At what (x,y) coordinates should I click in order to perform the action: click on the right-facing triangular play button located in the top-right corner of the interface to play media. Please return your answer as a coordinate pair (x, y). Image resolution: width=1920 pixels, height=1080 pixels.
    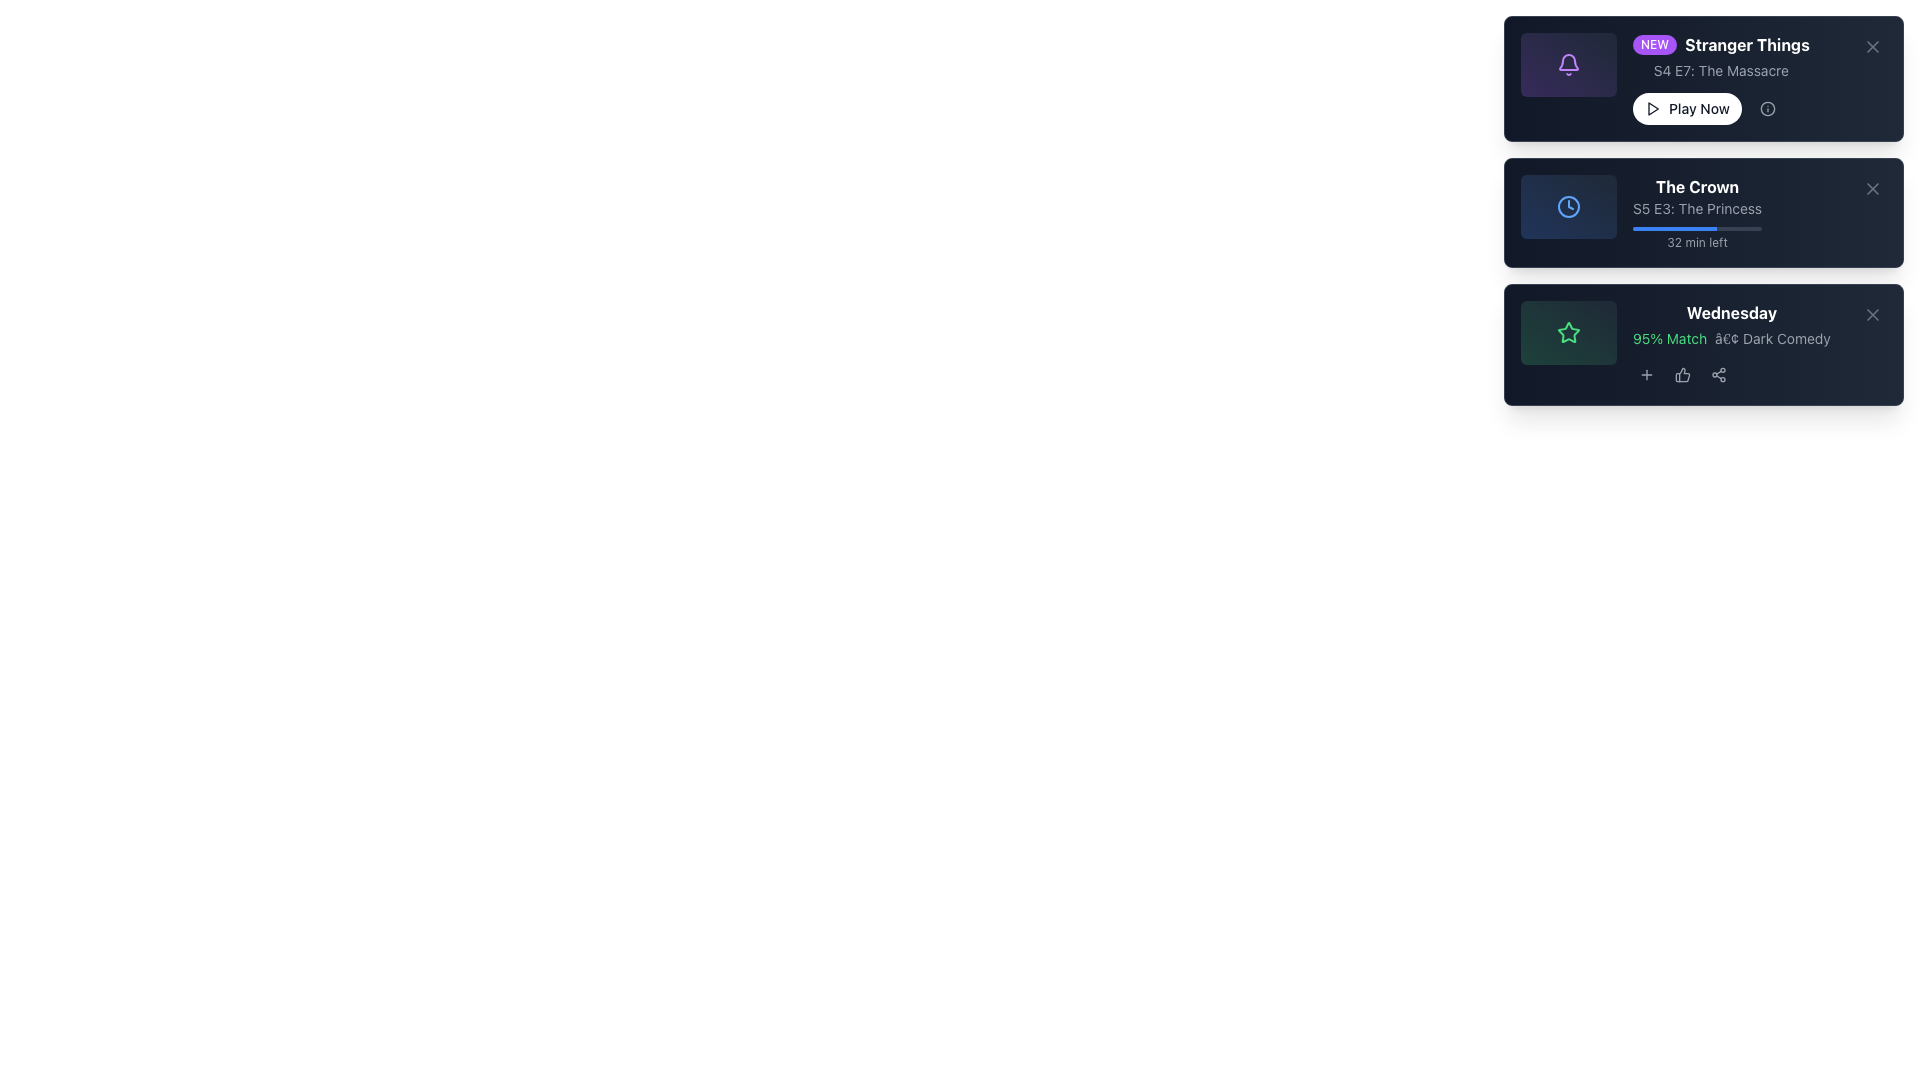
    Looking at the image, I should click on (1652, 108).